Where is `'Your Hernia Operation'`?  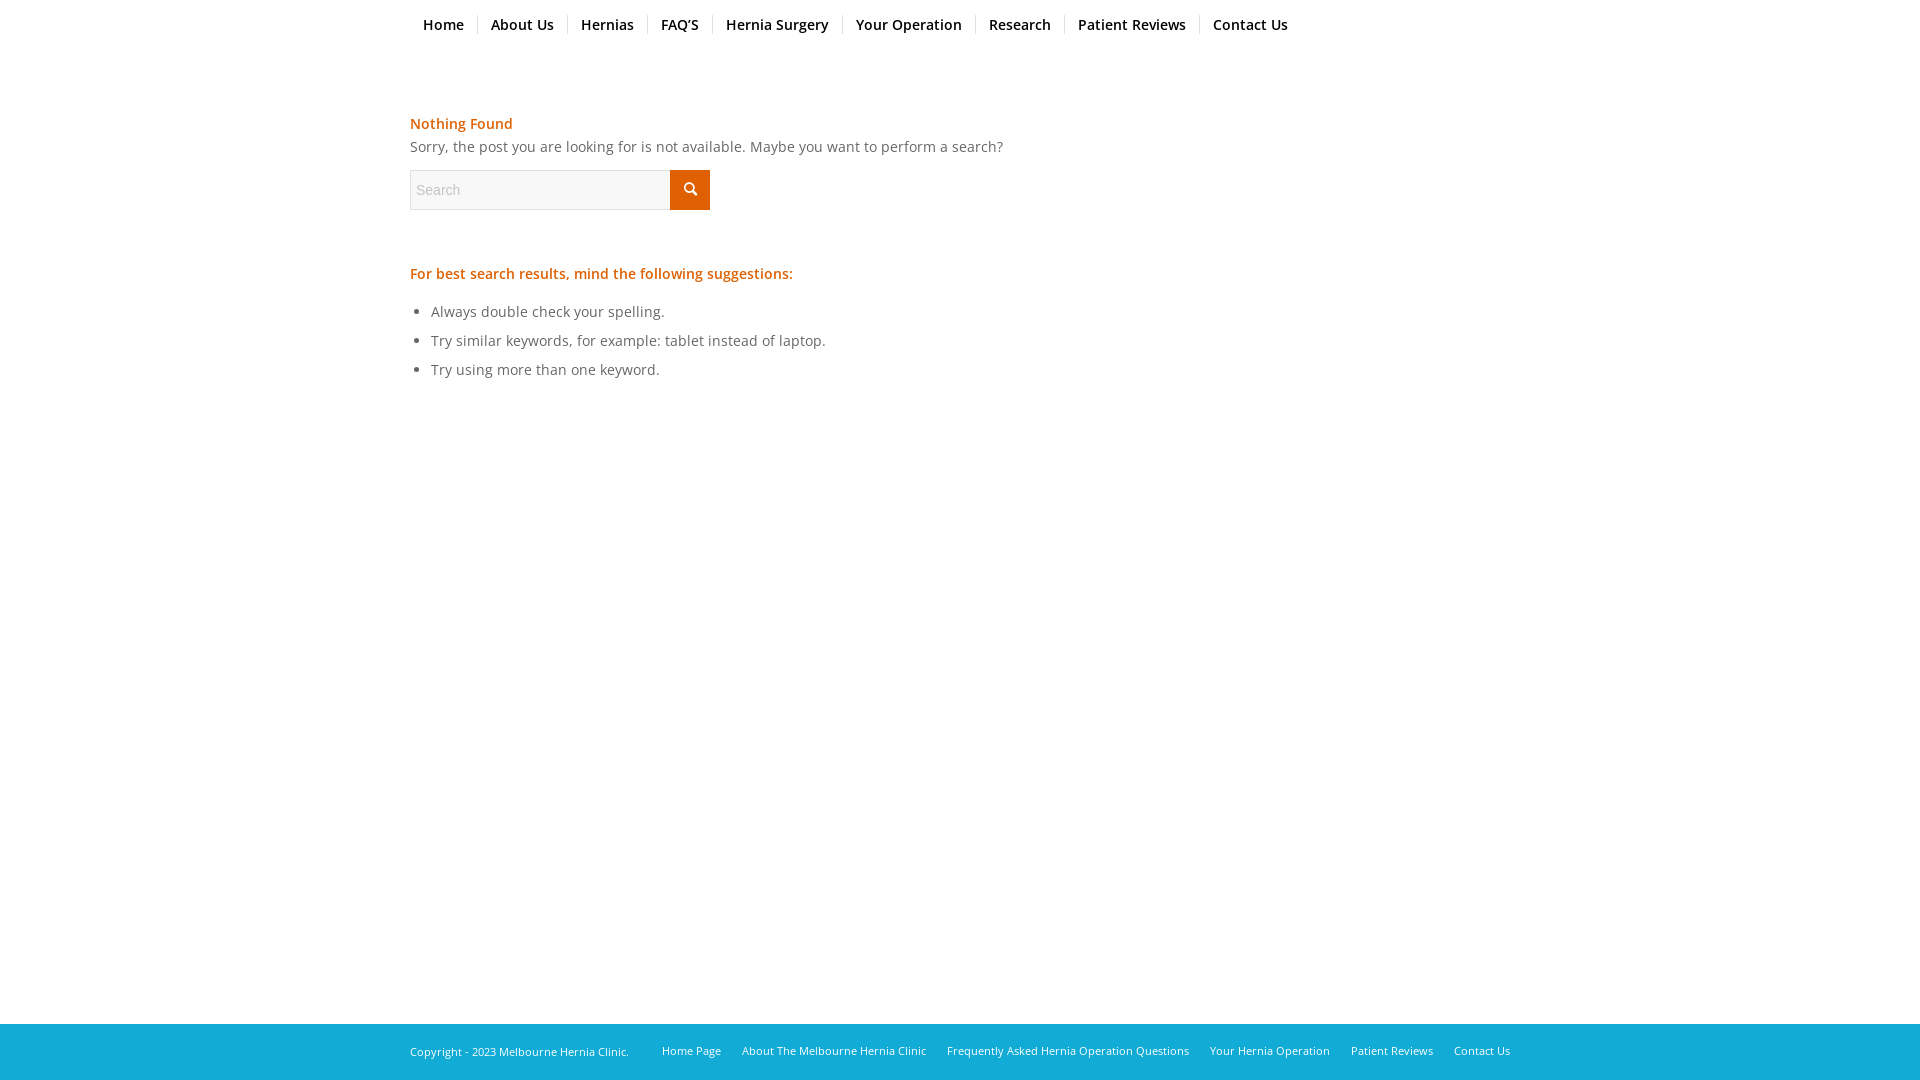 'Your Hernia Operation' is located at coordinates (1269, 1049).